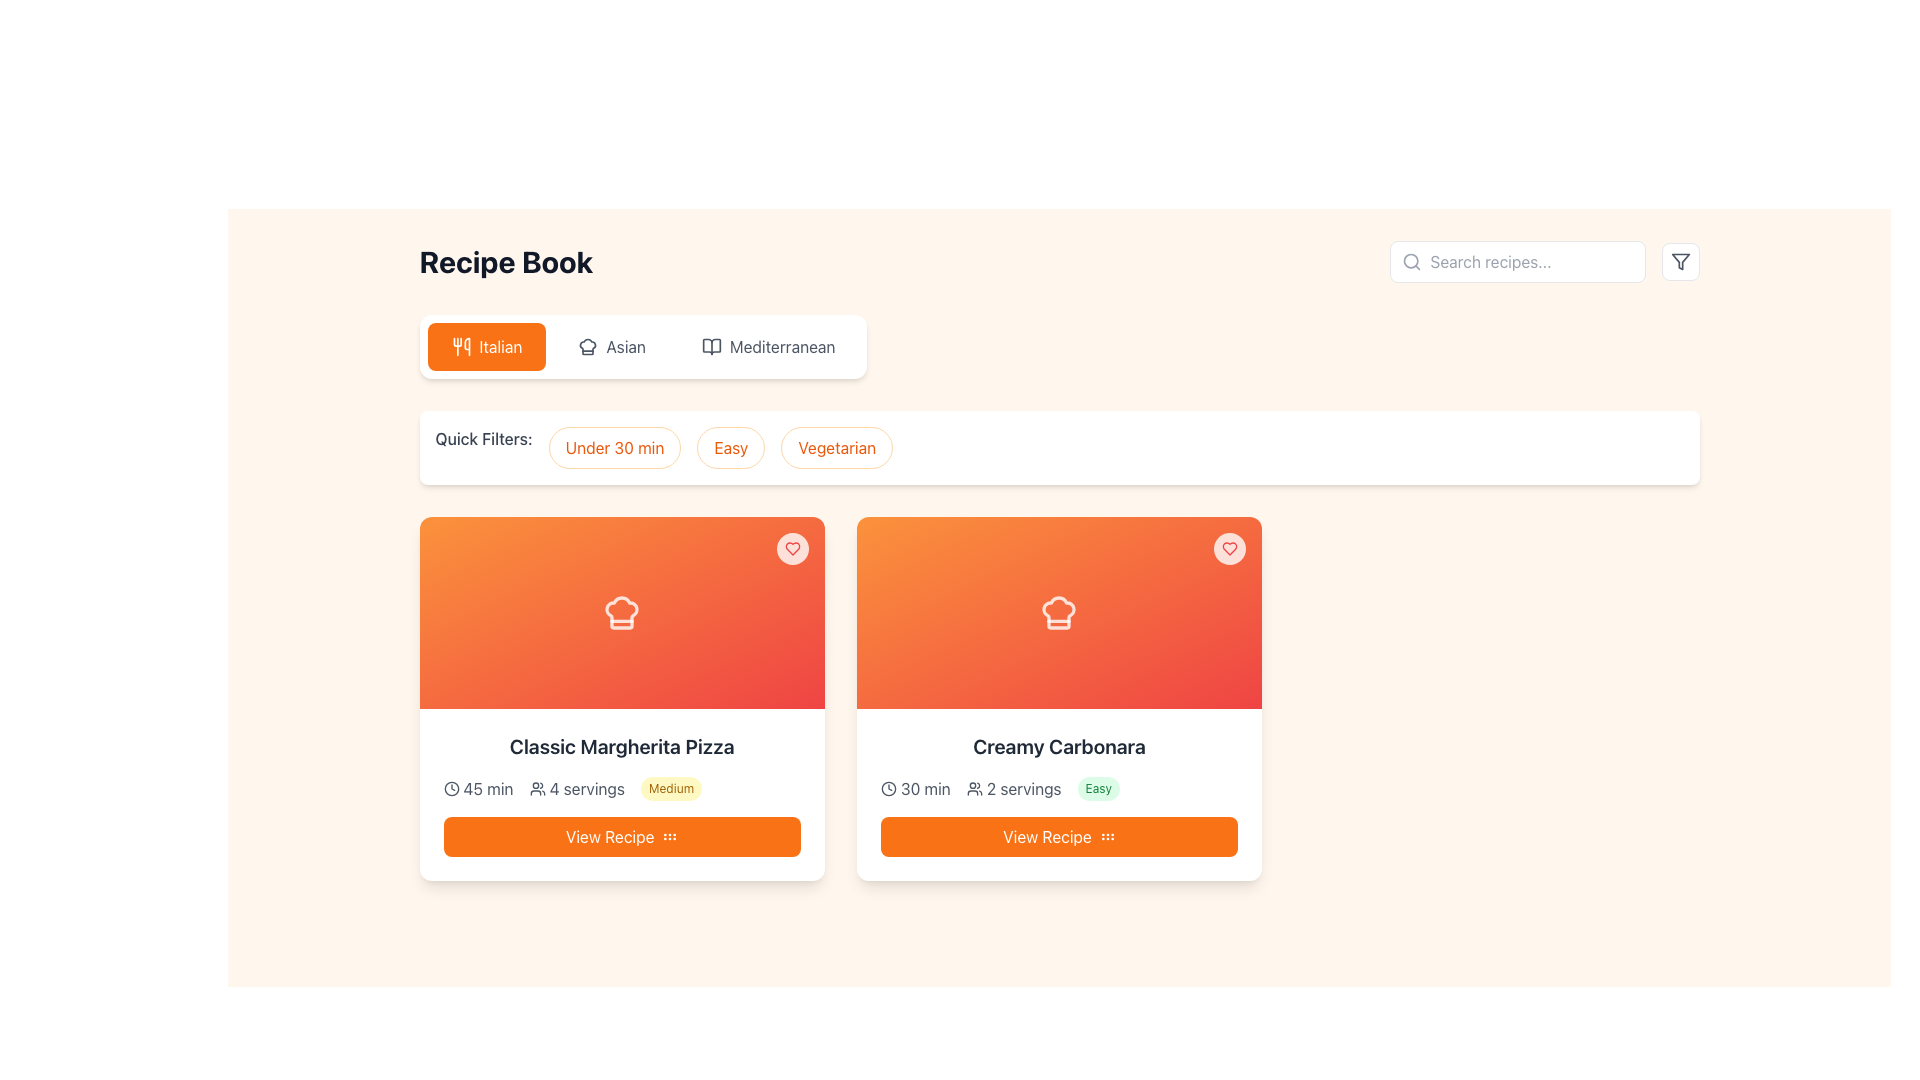  I want to click on the small, rectangular button with rounded corners and a white background that contains a dark gray funnel icon to apply filters, so click(1680, 261).